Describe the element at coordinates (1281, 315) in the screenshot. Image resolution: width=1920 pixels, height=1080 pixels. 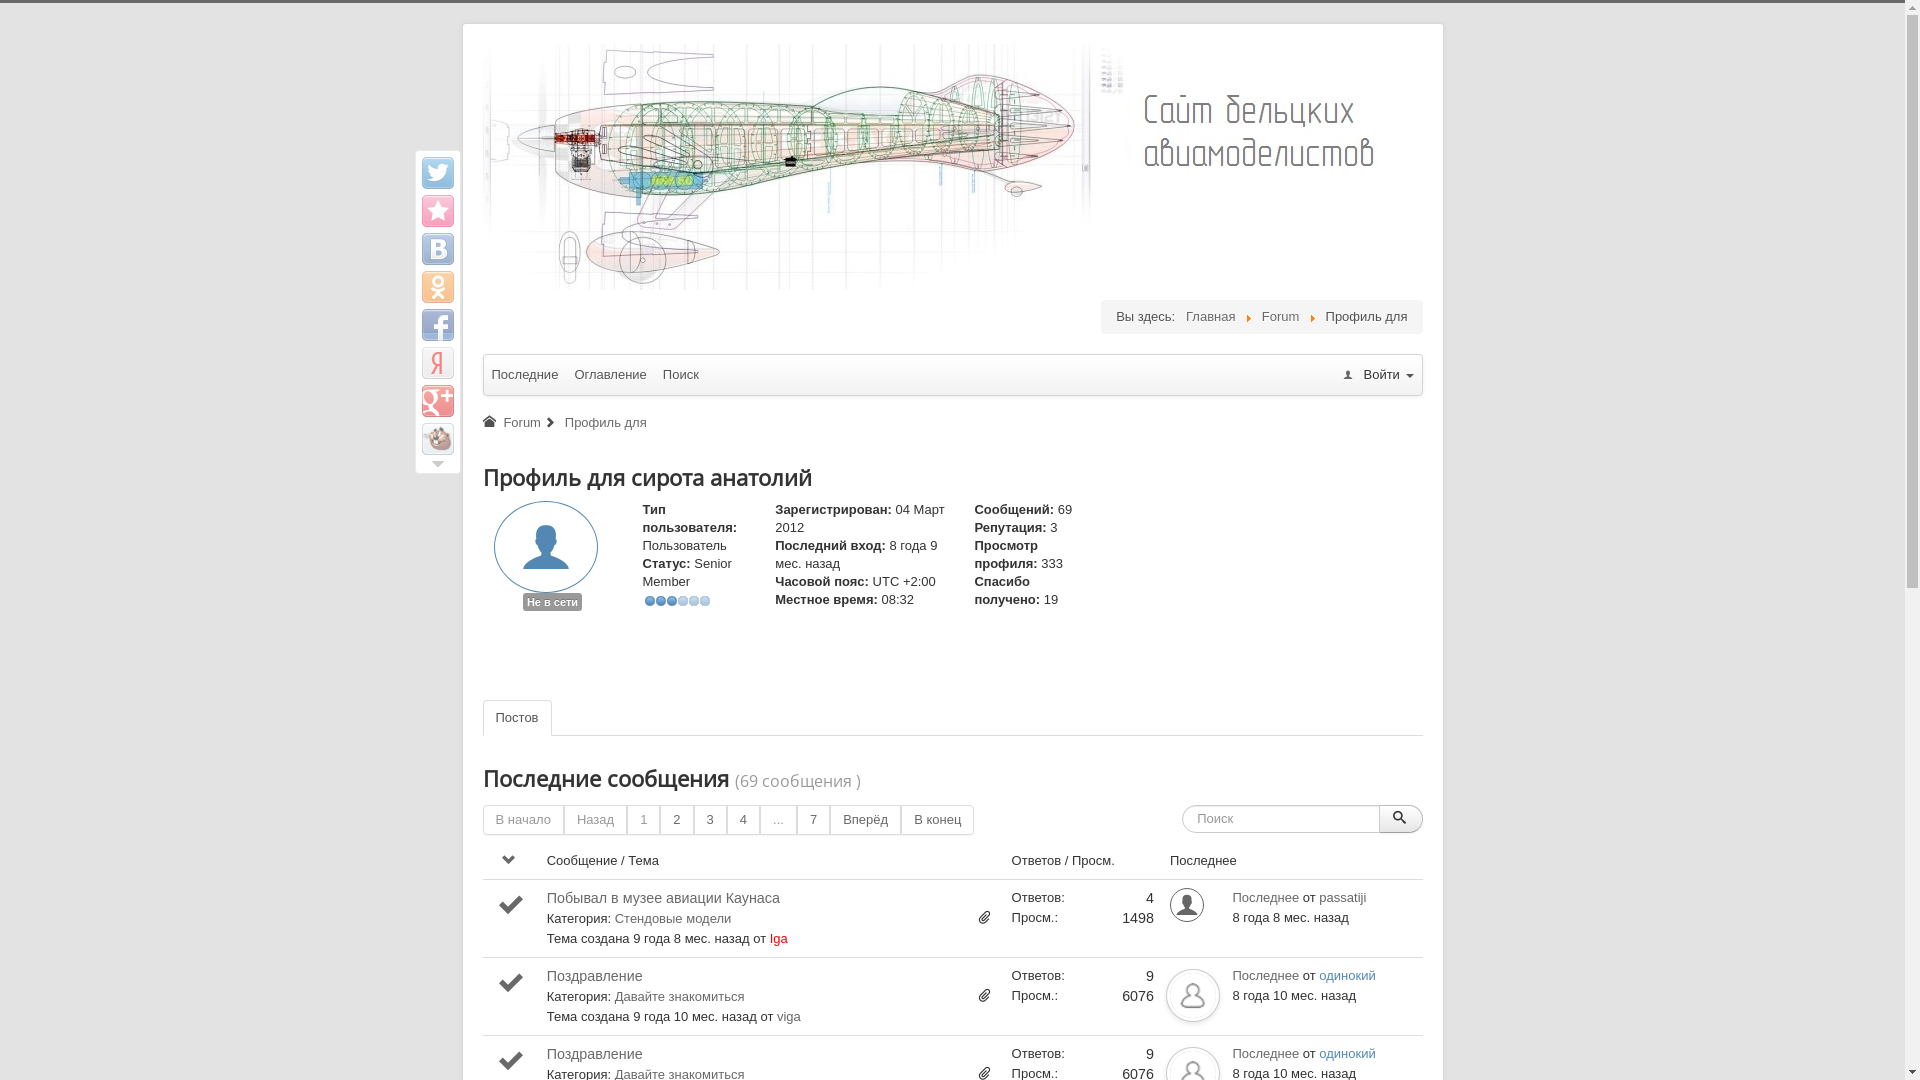
I see `'Forum'` at that location.